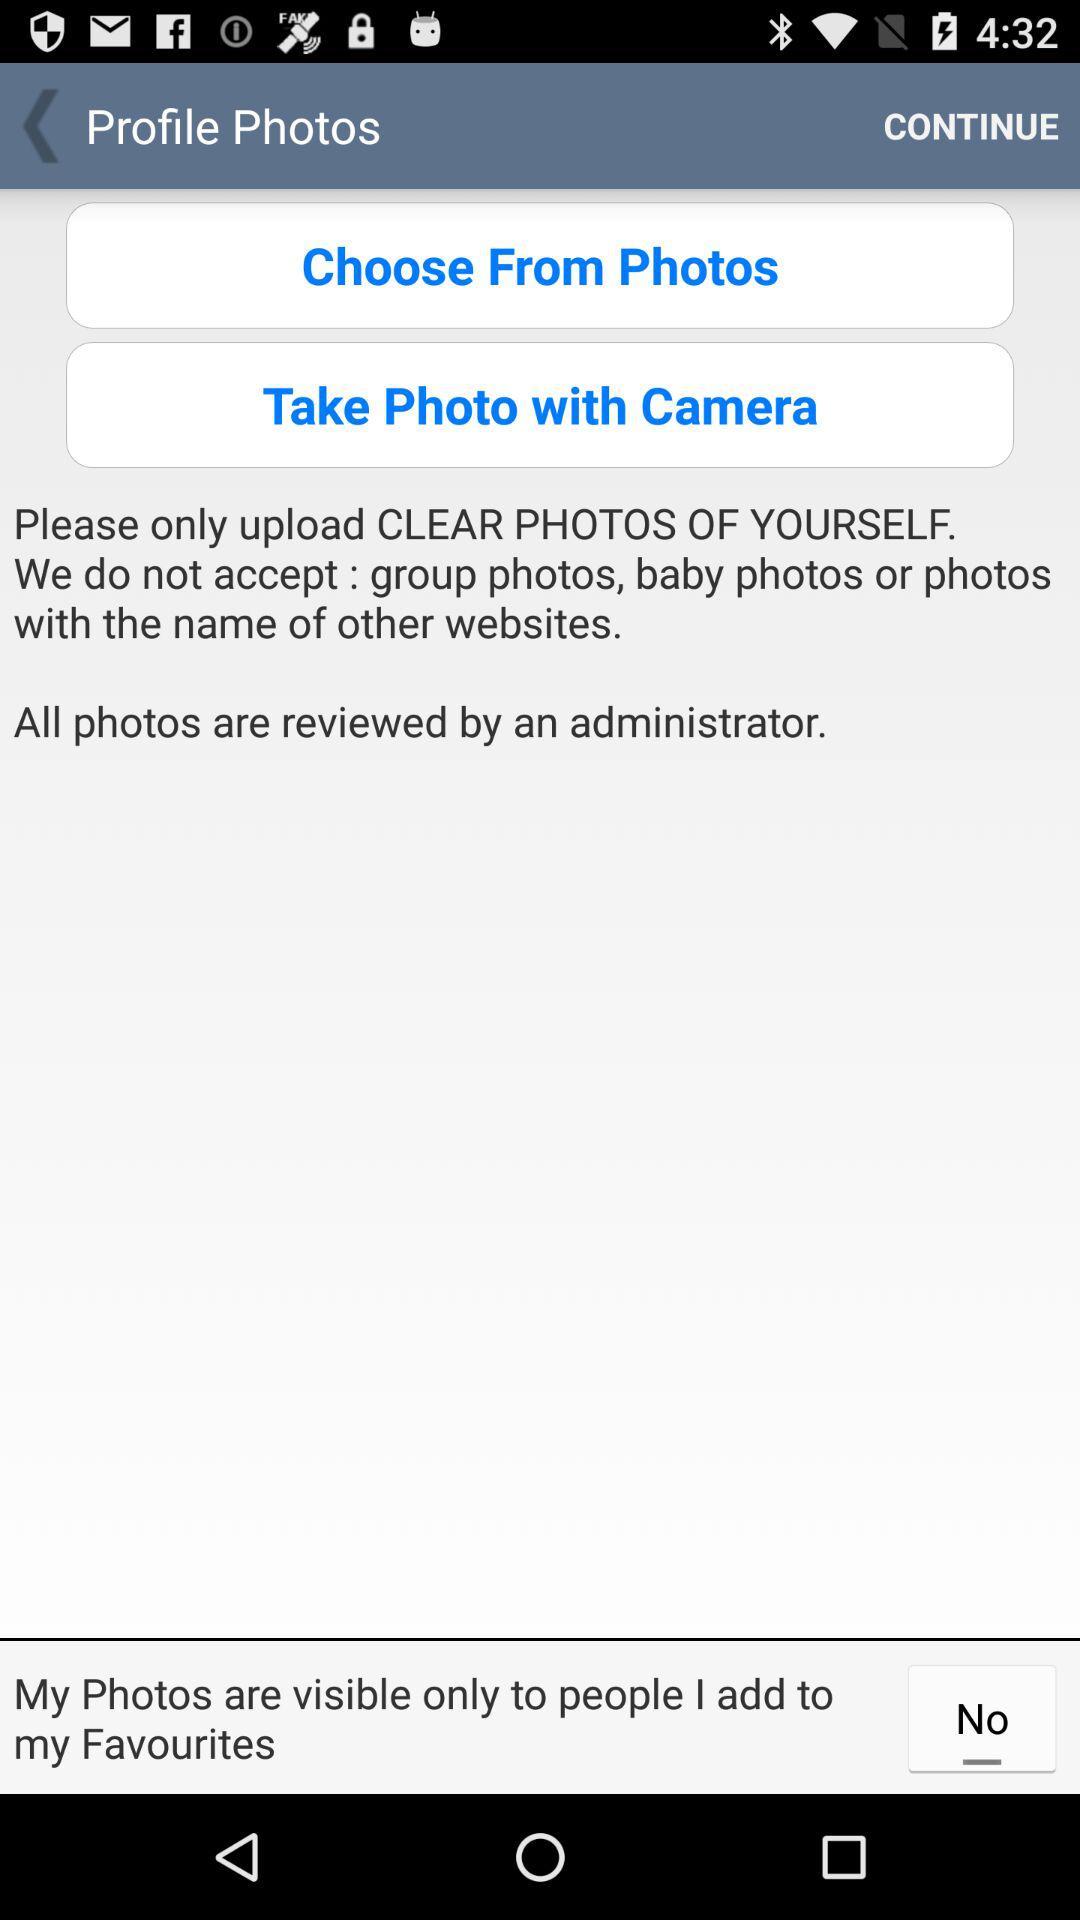 This screenshot has width=1080, height=1920. I want to click on the icon at the top right corner, so click(970, 124).